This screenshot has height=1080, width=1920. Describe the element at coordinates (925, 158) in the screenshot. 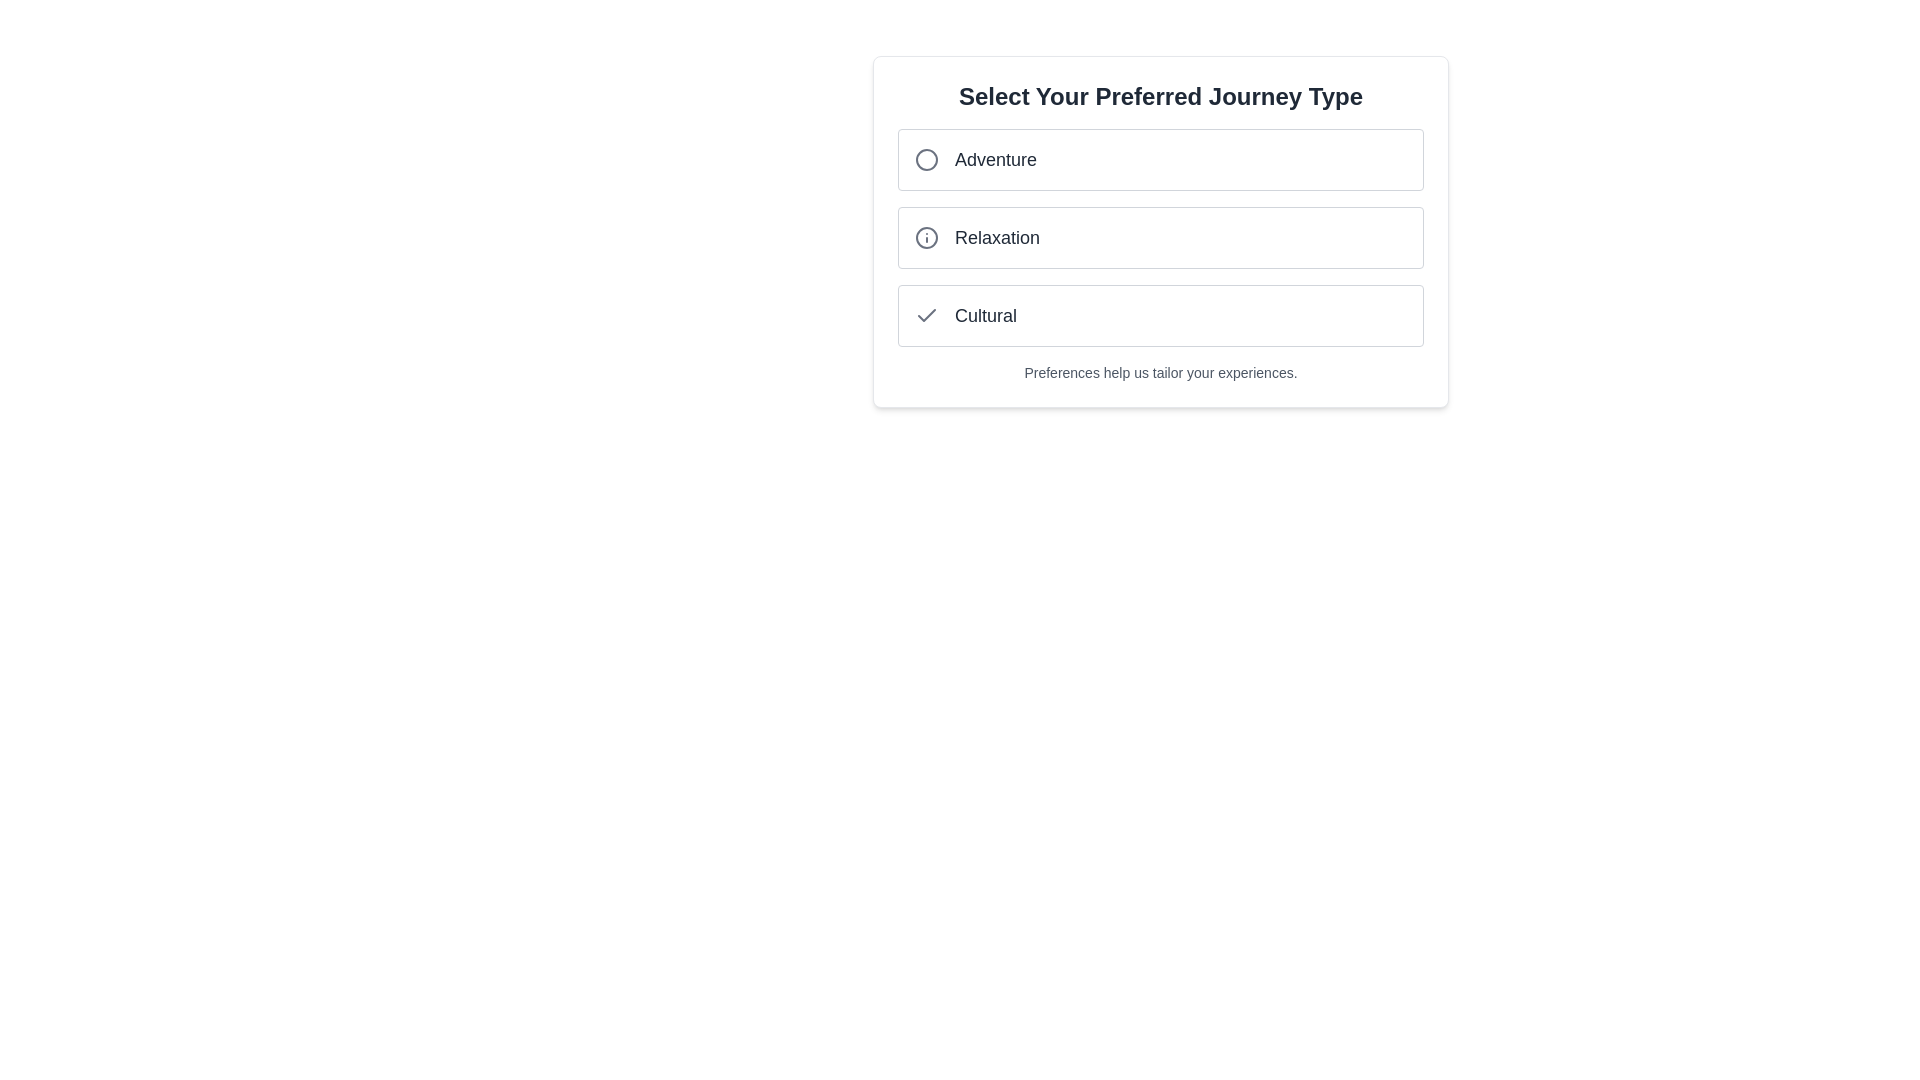

I see `the circular graphical element with a thick border that is part of the 'Adventure' option in the vertical list of selectable options` at that location.